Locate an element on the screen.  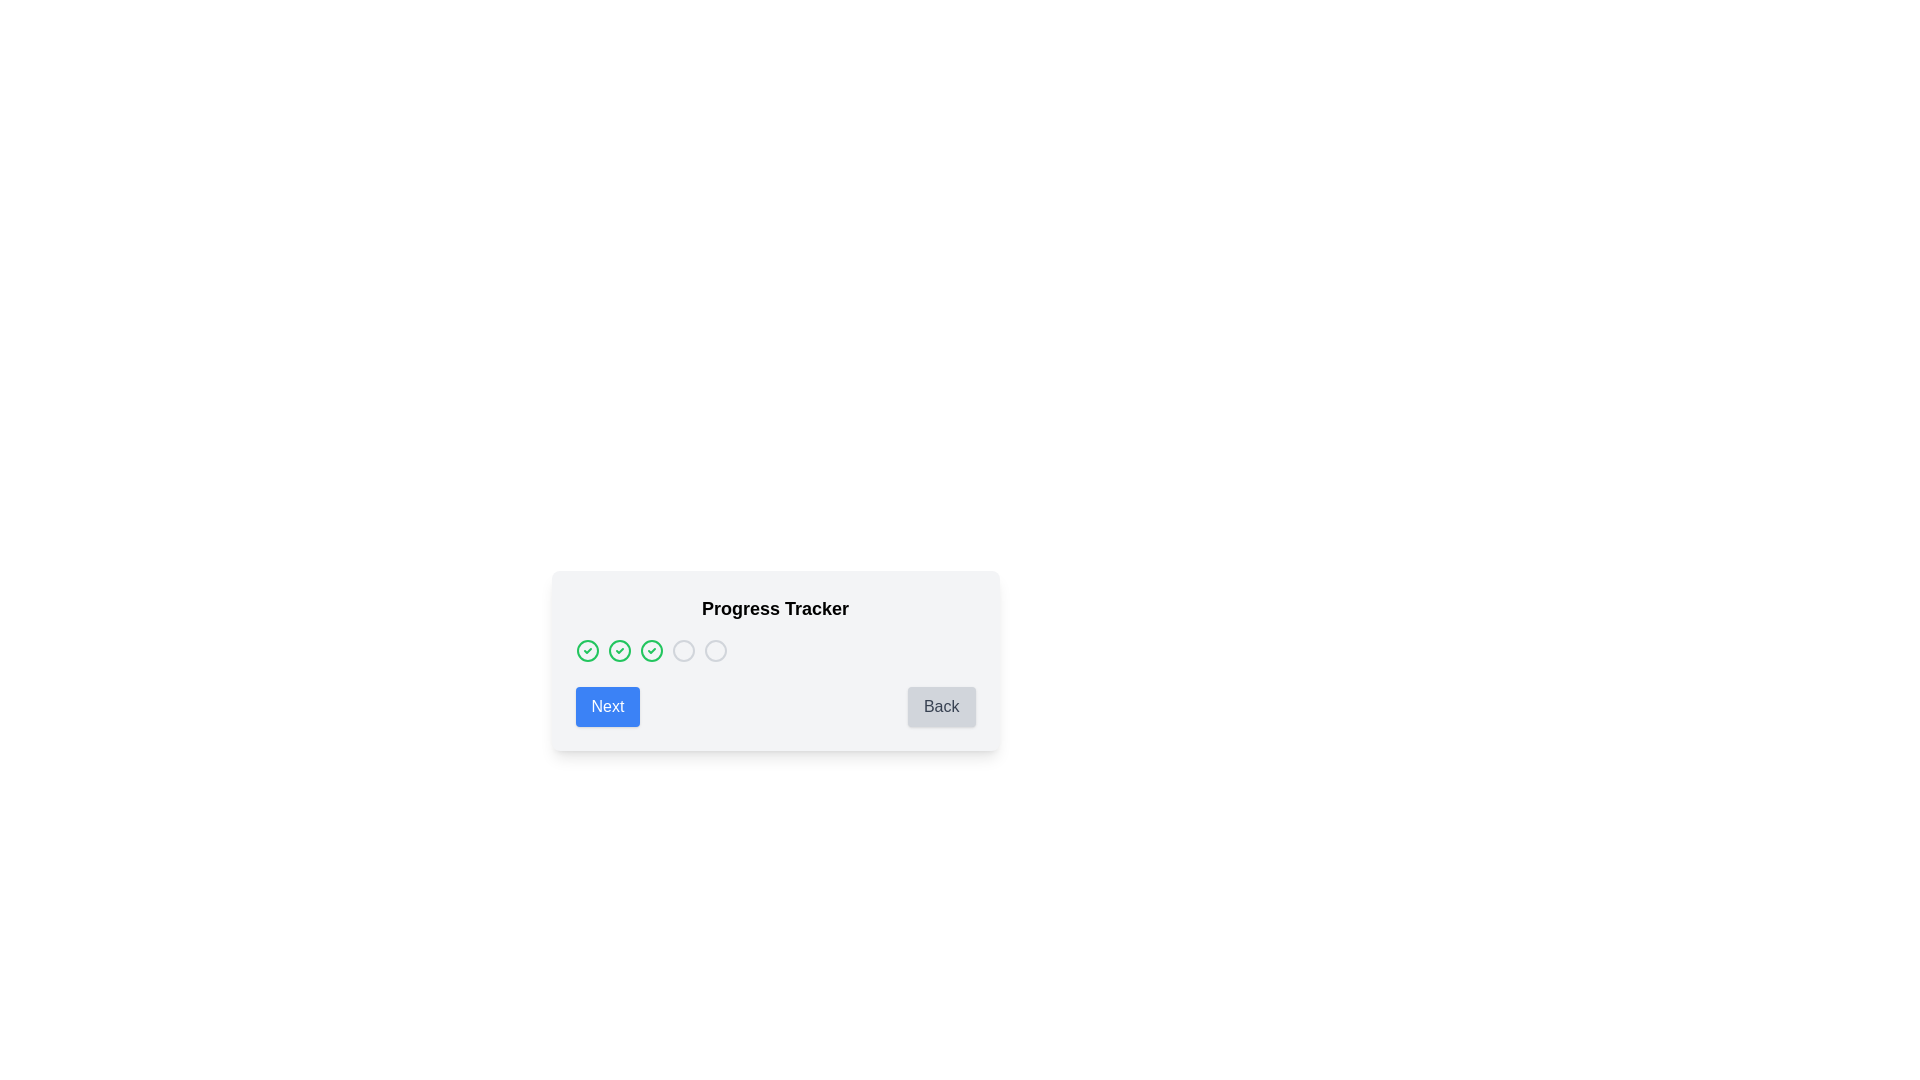
the circular icon with green borders and a green checkmark, which is the third in a horizontal list of four circular progress indicators is located at coordinates (651, 651).